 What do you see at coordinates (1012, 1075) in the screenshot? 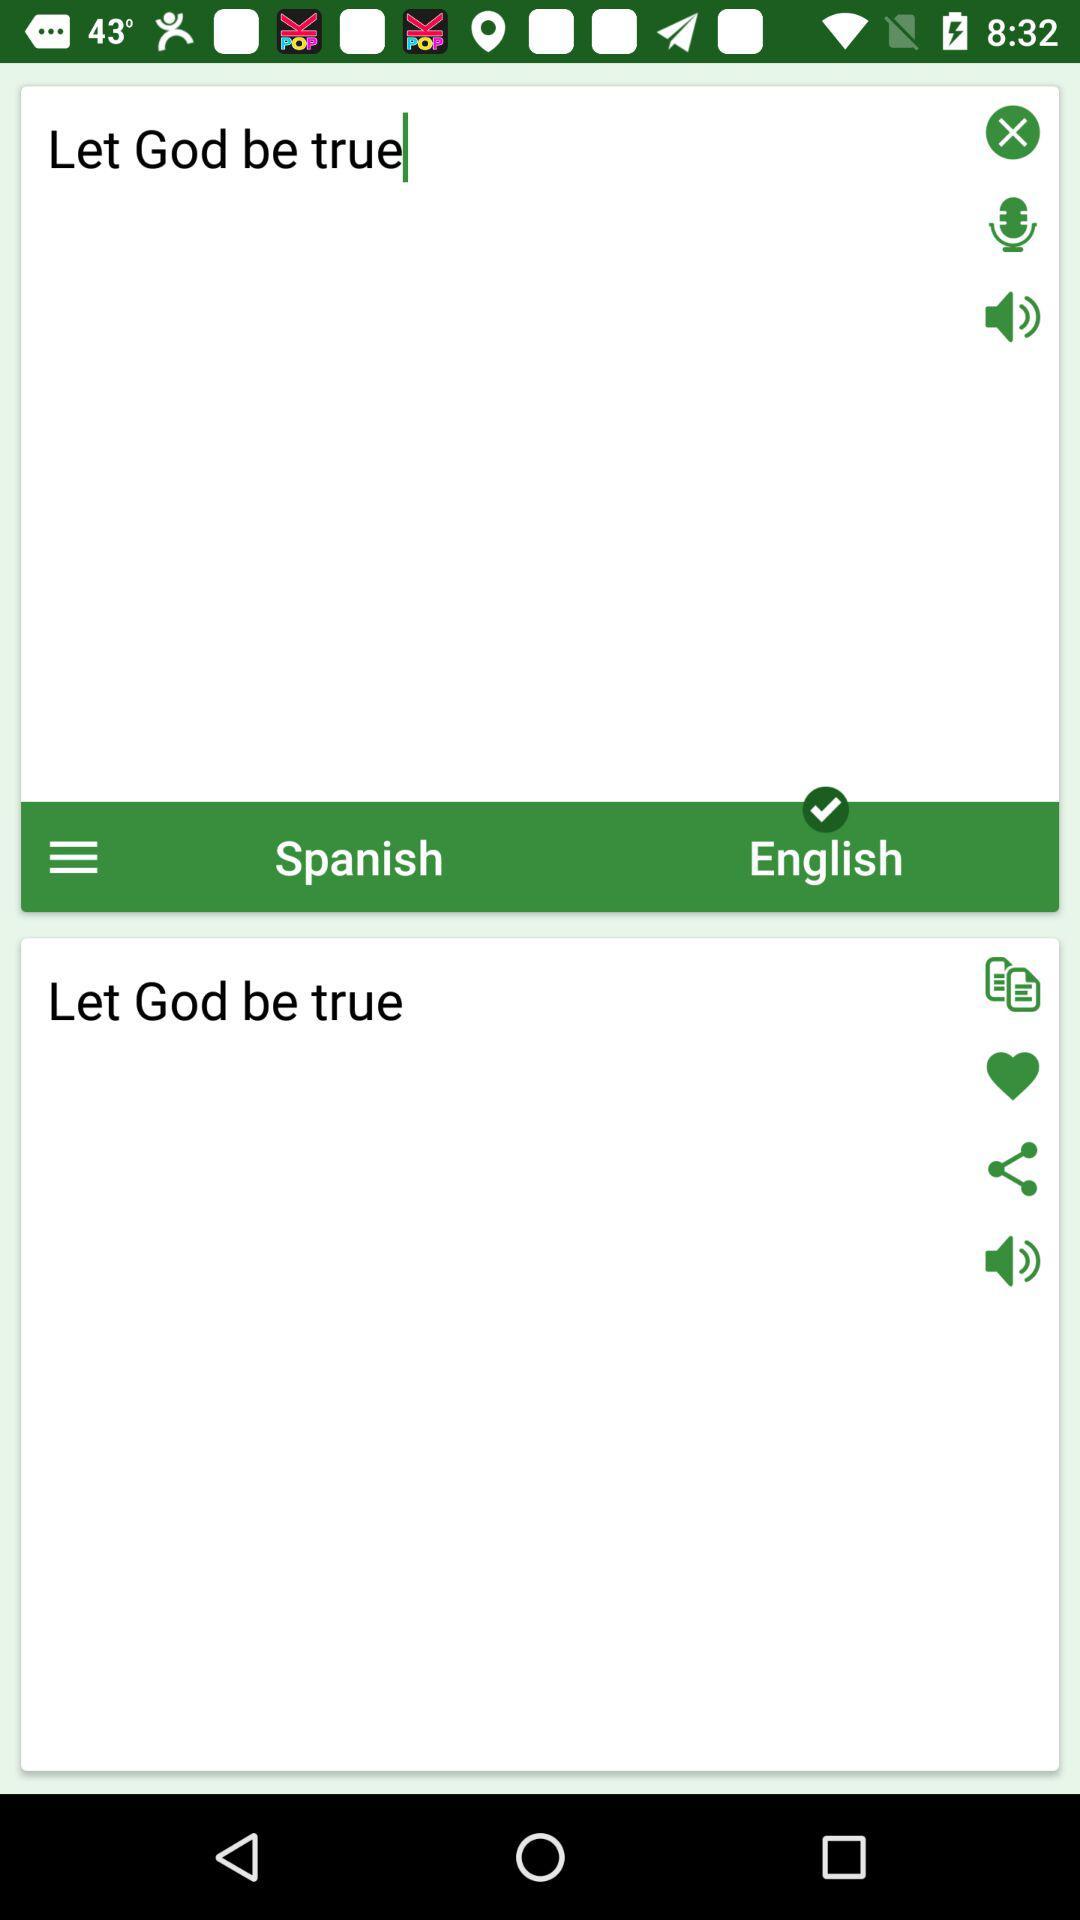
I see `favorite` at bounding box center [1012, 1075].